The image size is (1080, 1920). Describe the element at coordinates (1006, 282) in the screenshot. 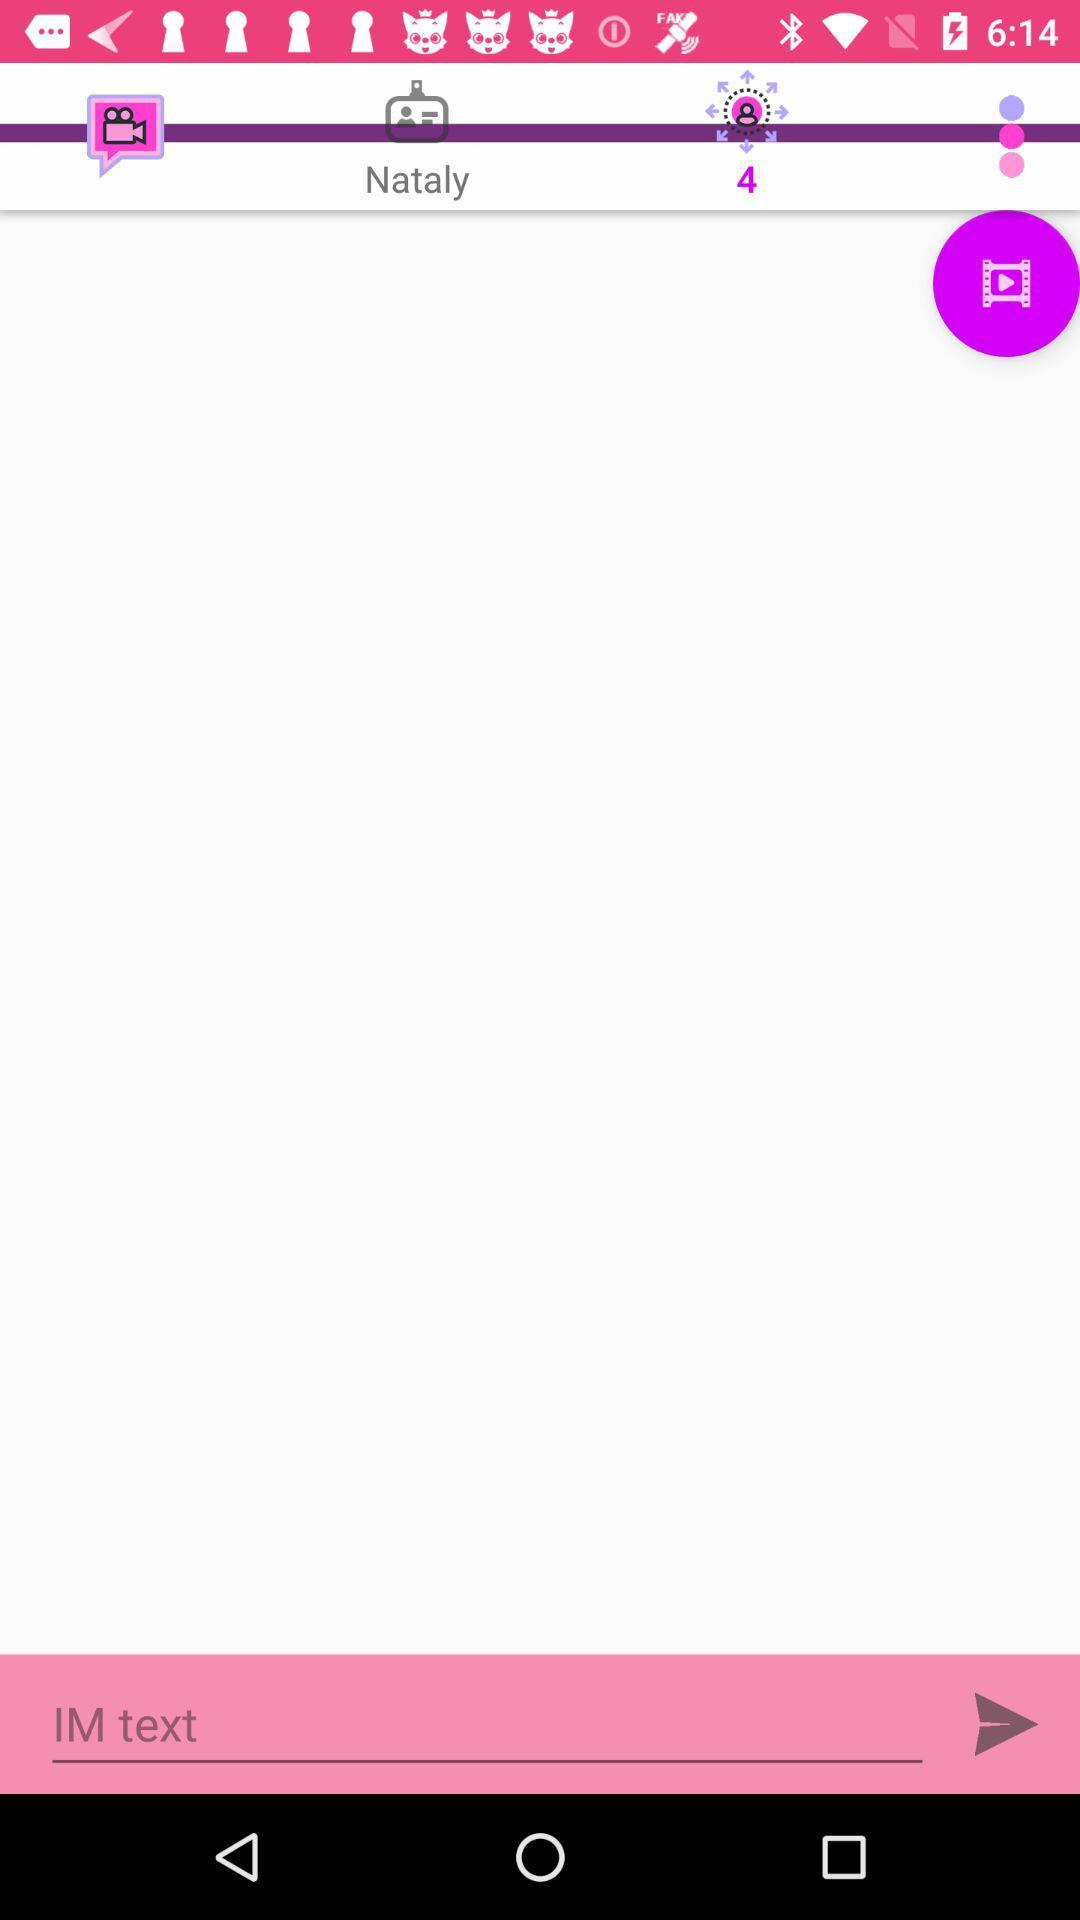

I see `menu page` at that location.